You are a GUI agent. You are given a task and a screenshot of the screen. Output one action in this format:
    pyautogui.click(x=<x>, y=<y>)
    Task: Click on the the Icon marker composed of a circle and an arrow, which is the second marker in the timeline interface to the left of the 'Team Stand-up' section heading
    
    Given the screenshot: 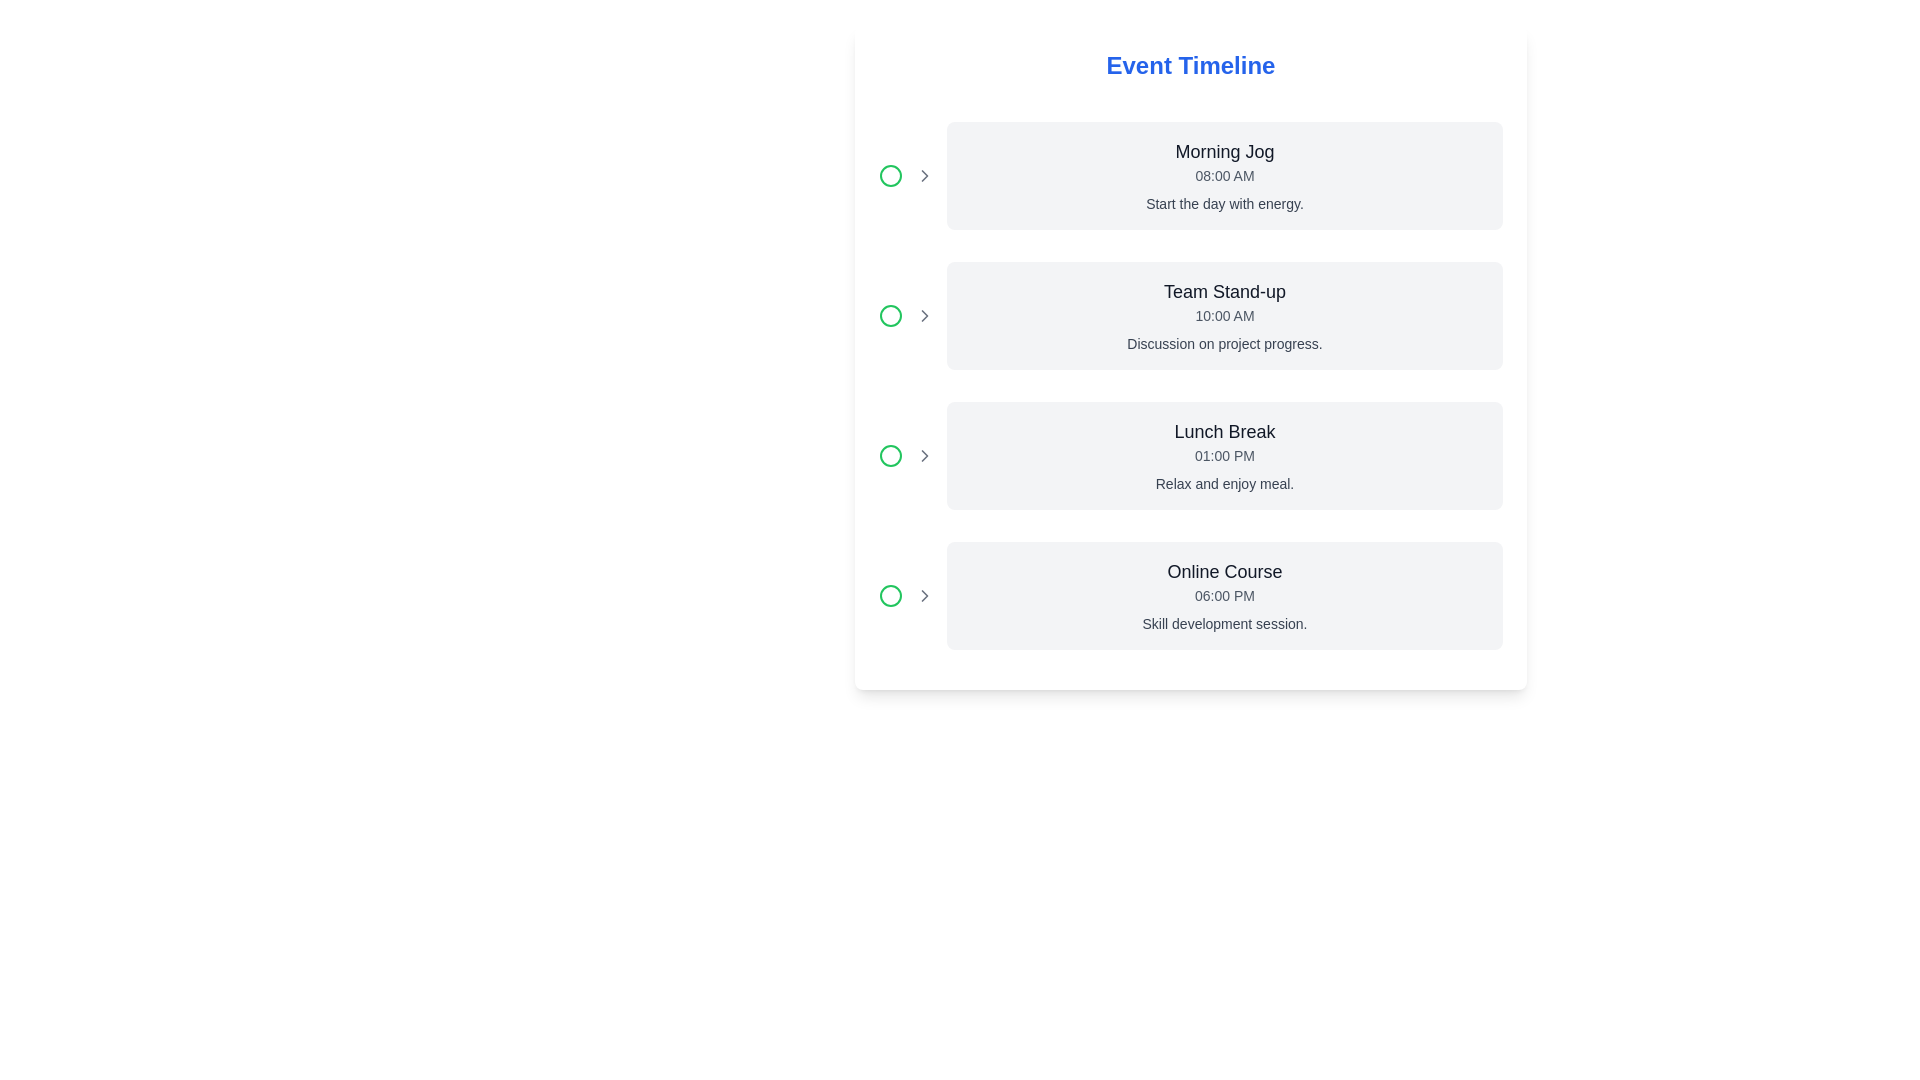 What is the action you would take?
    pyautogui.click(x=911, y=315)
    